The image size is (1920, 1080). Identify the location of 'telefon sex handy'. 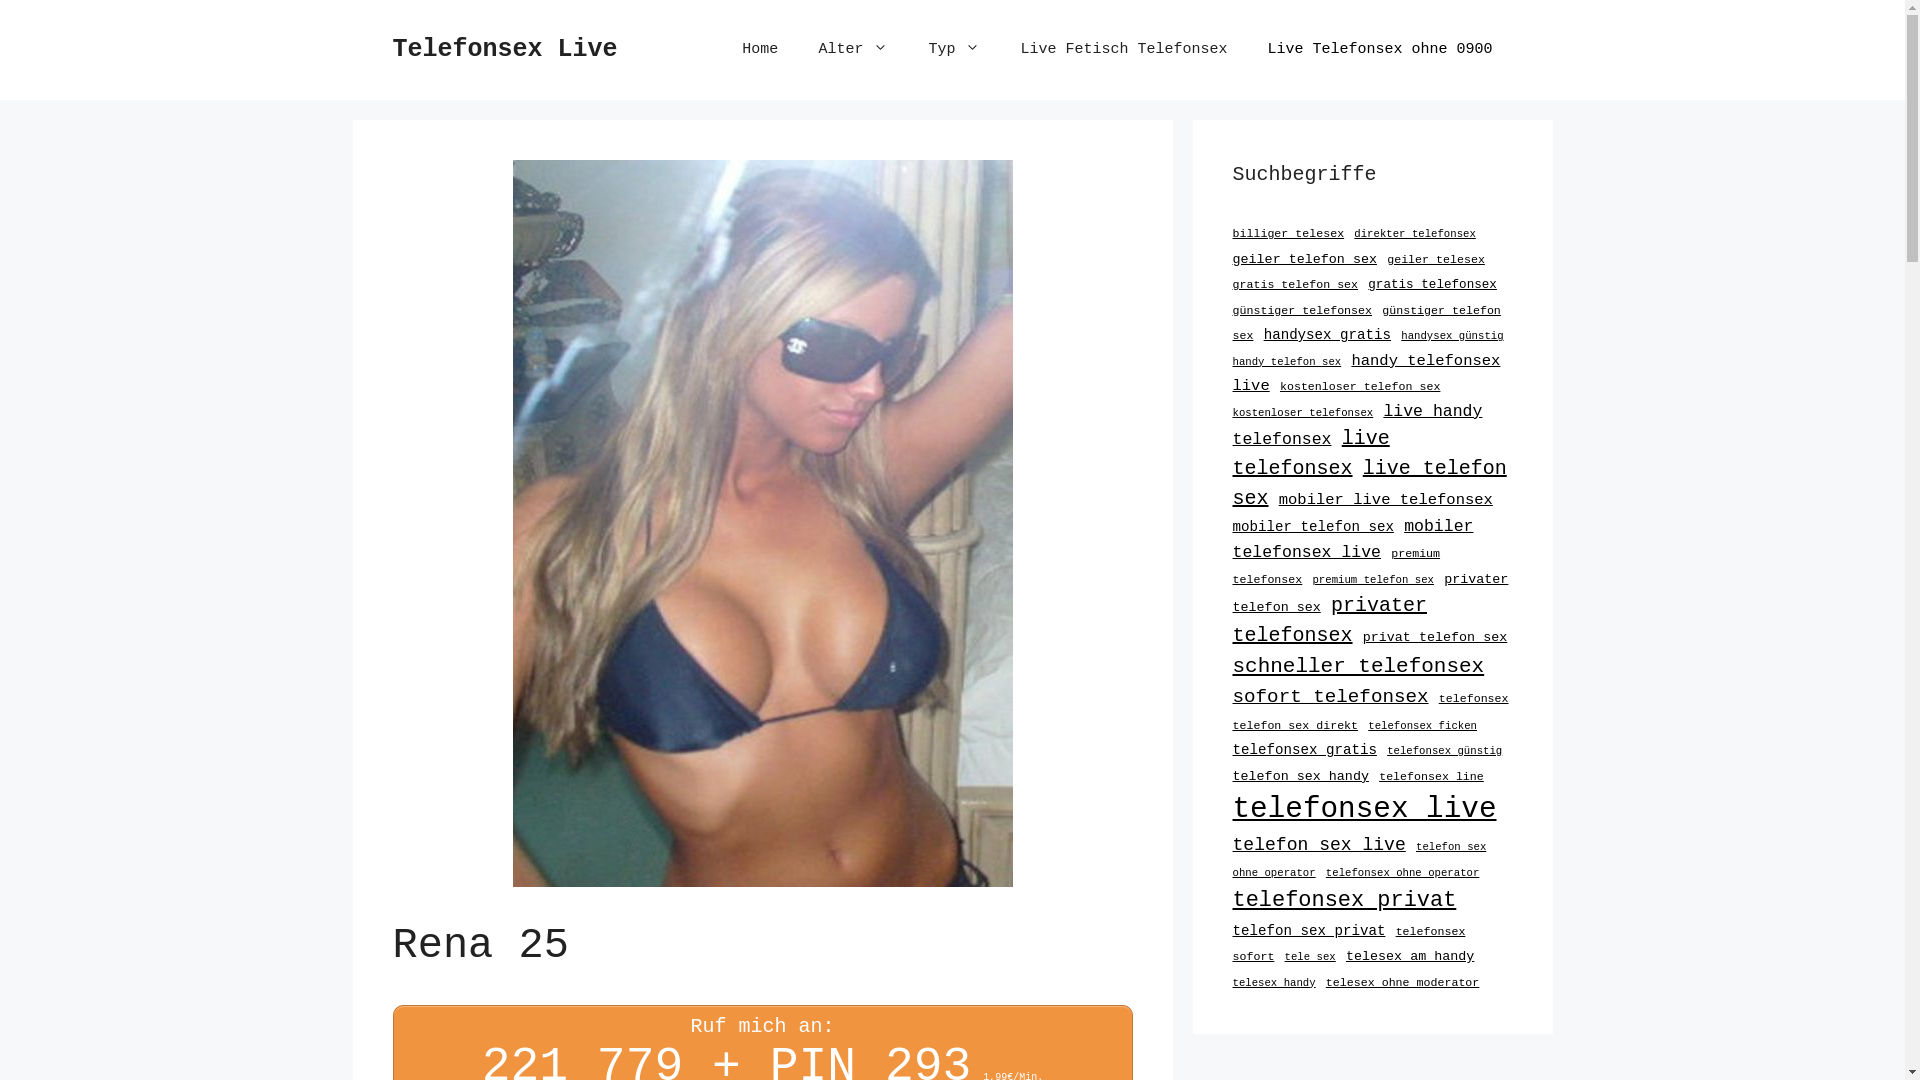
(1300, 775).